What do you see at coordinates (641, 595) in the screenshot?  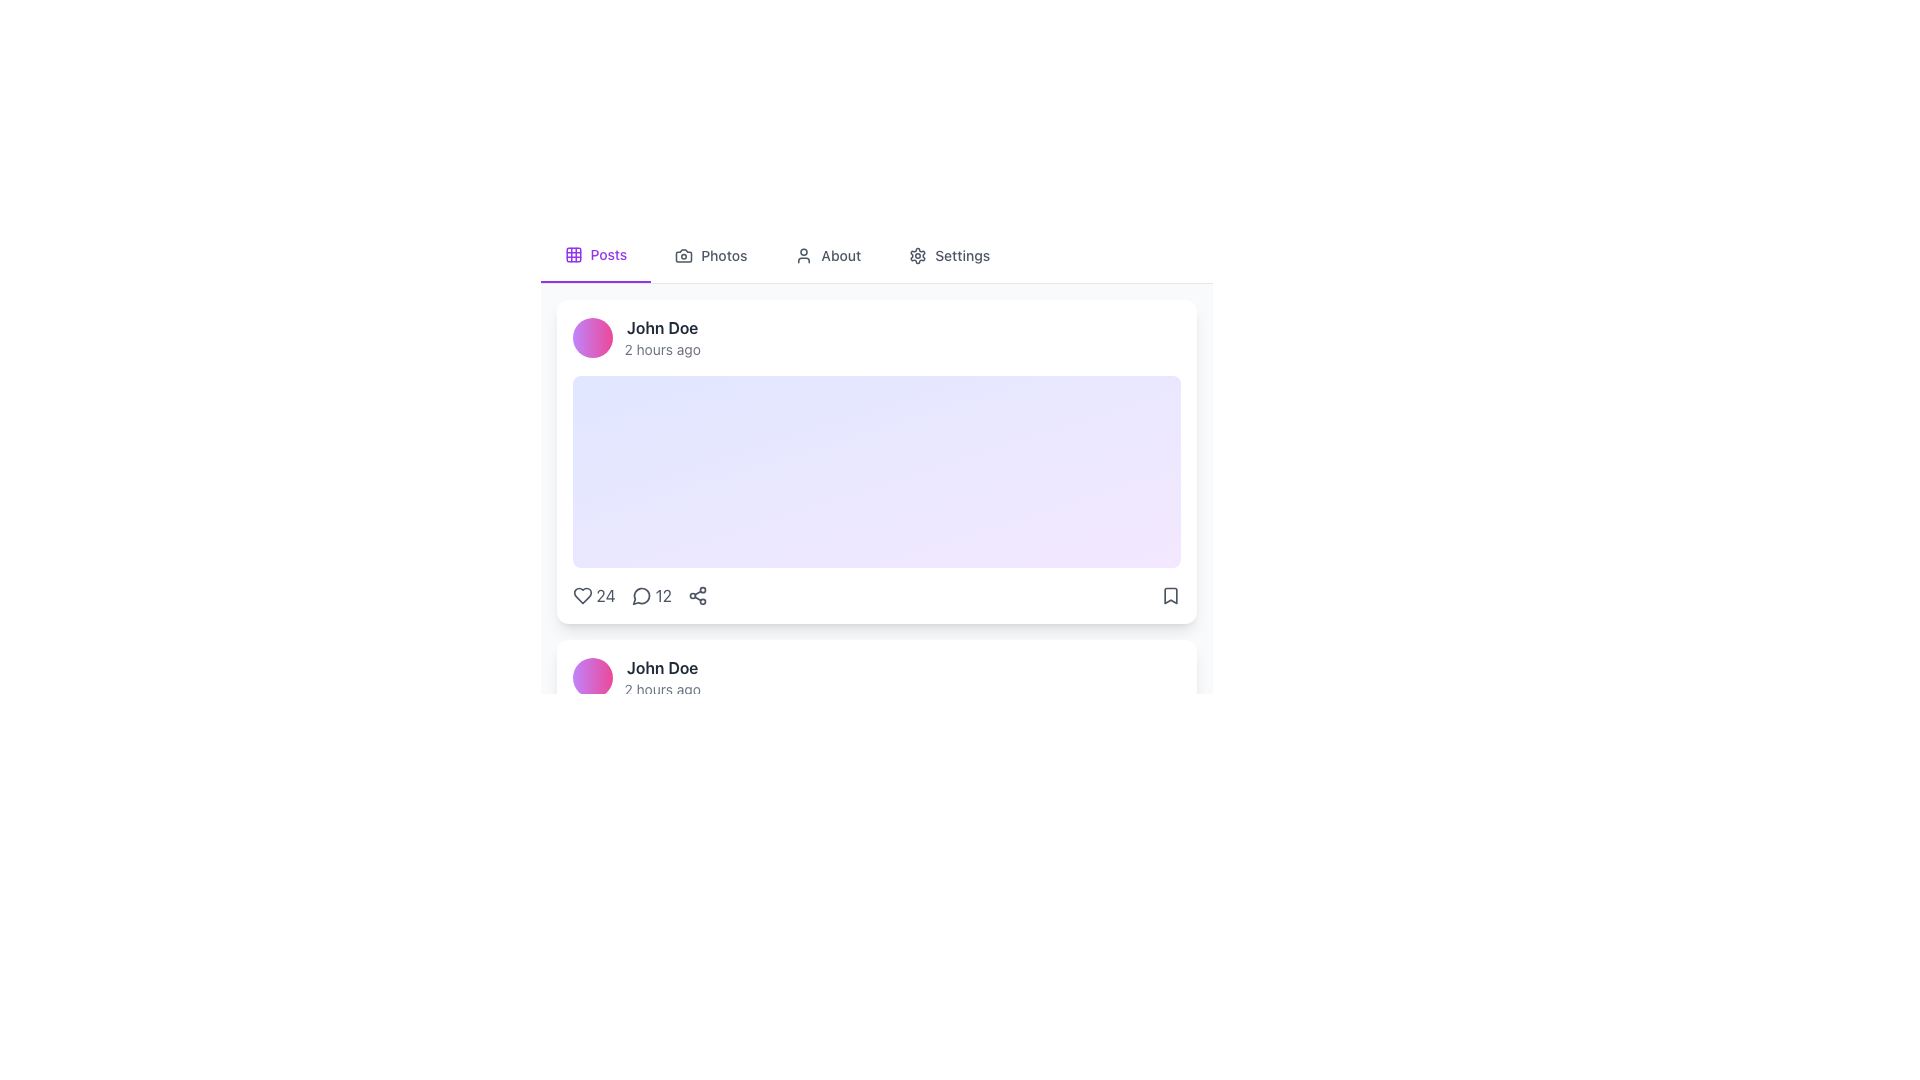 I see `the comment/reply icon located to the left of the interaction count '12', which is part of a structured layout under a post entry` at bounding box center [641, 595].